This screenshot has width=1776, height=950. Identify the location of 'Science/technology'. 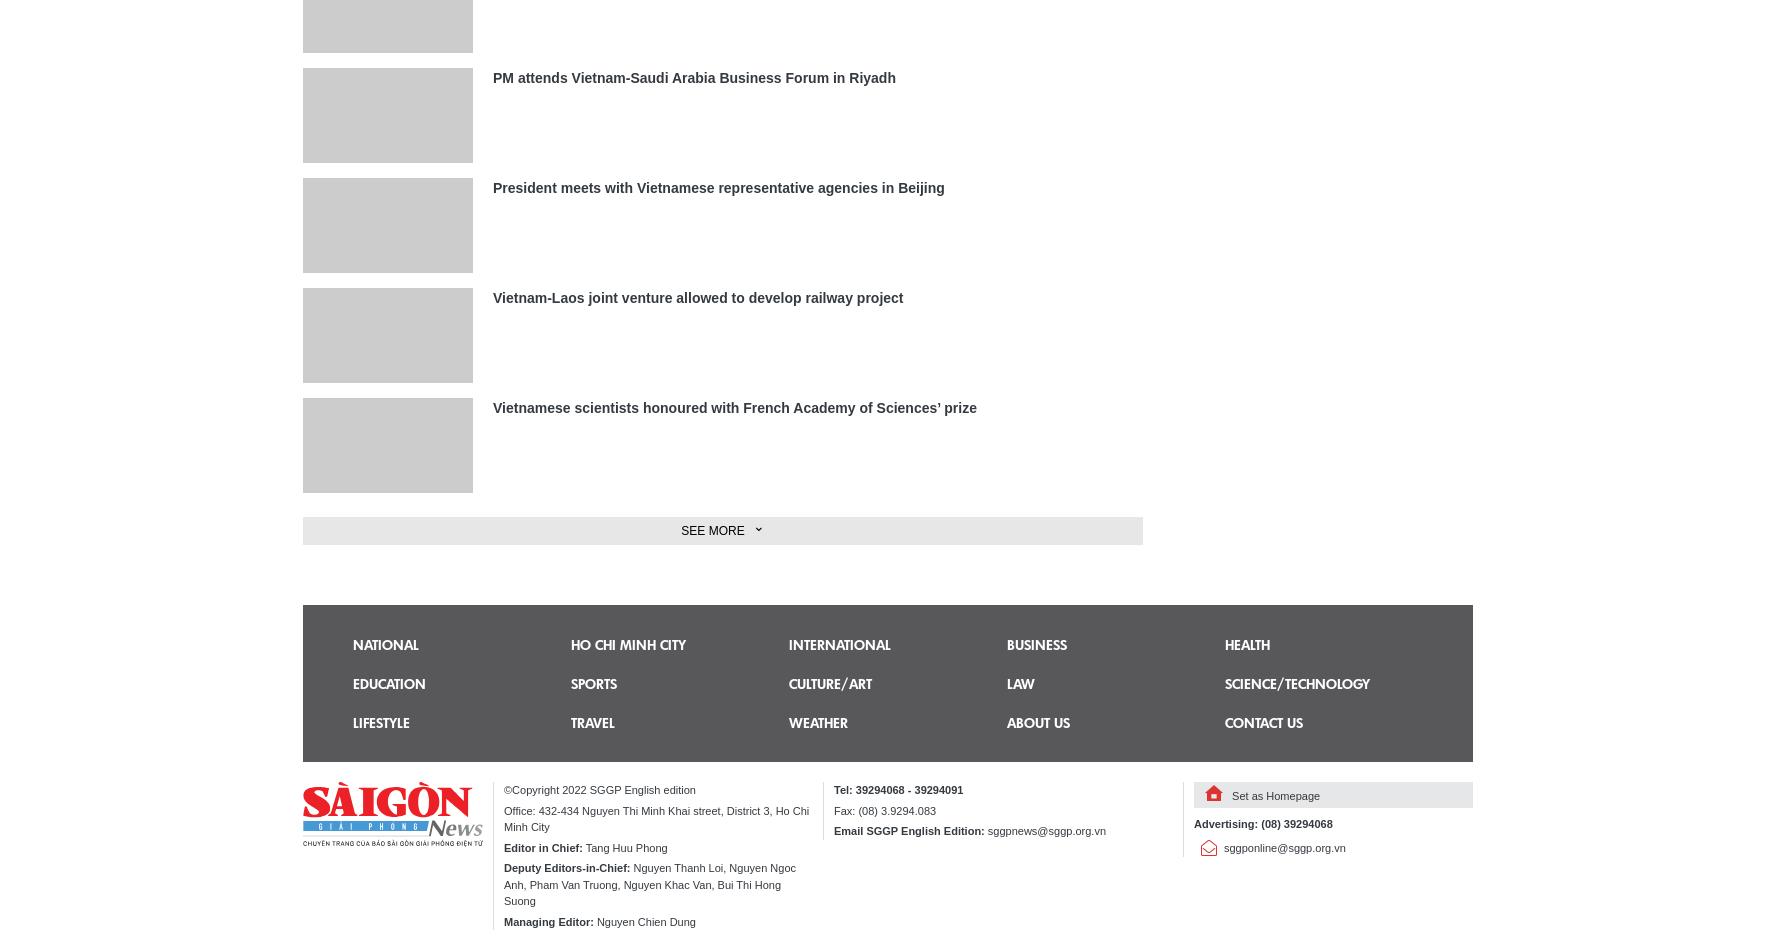
(1297, 683).